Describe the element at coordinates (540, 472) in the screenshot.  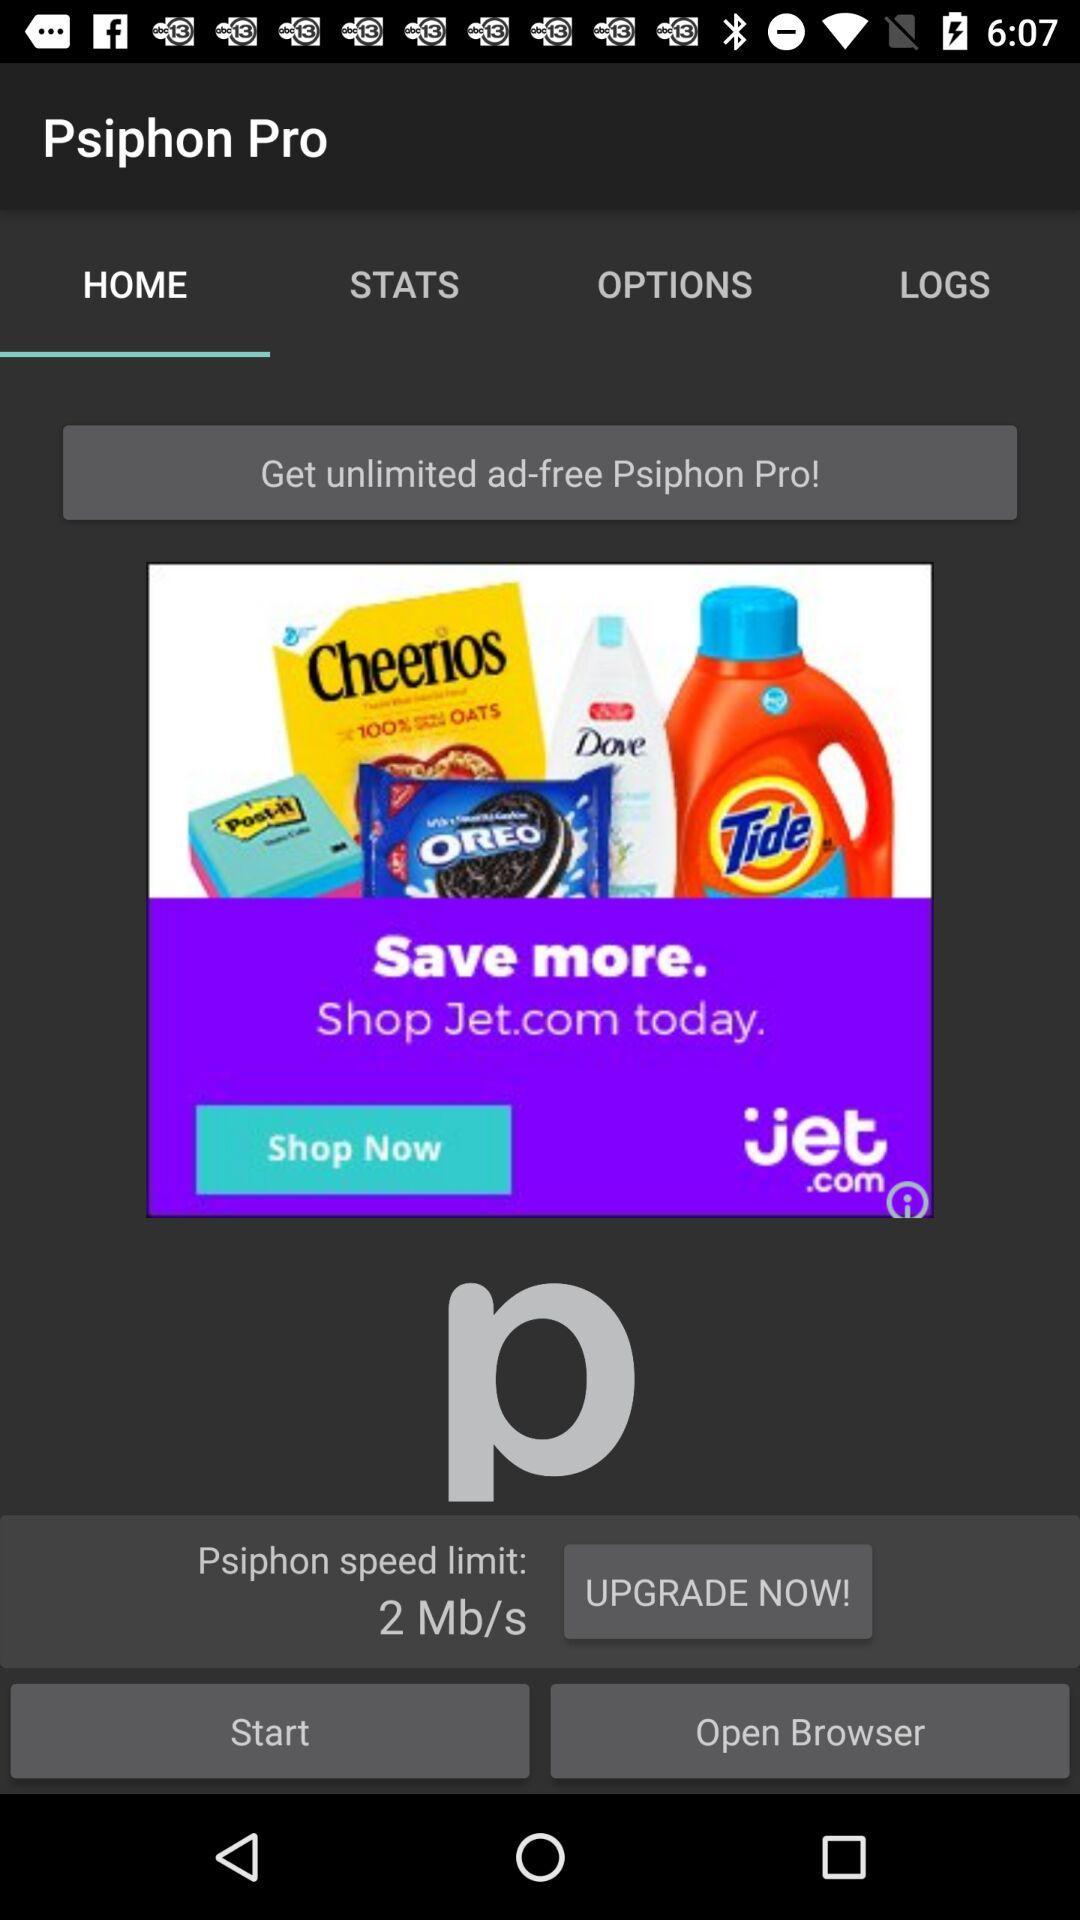
I see `tab below the text home` at that location.